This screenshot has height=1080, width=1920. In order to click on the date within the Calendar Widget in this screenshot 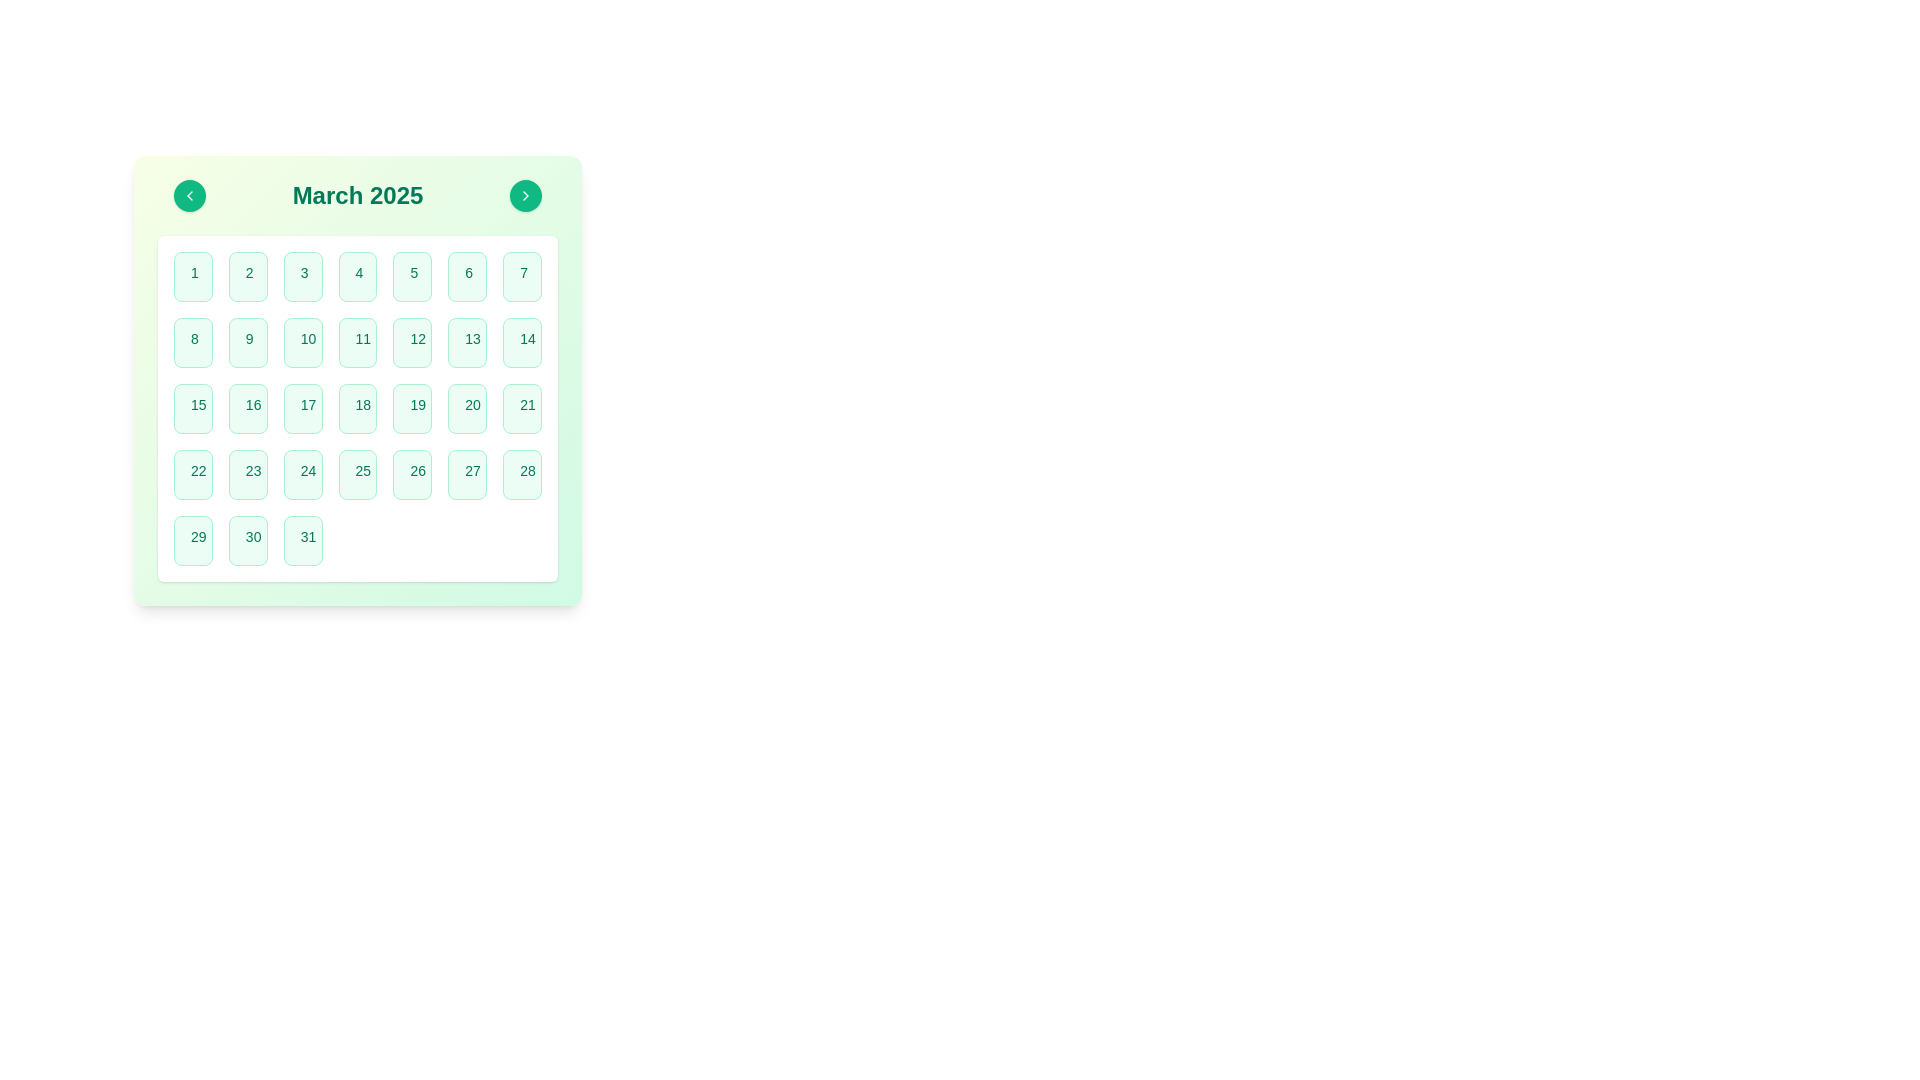, I will do `click(358, 381)`.